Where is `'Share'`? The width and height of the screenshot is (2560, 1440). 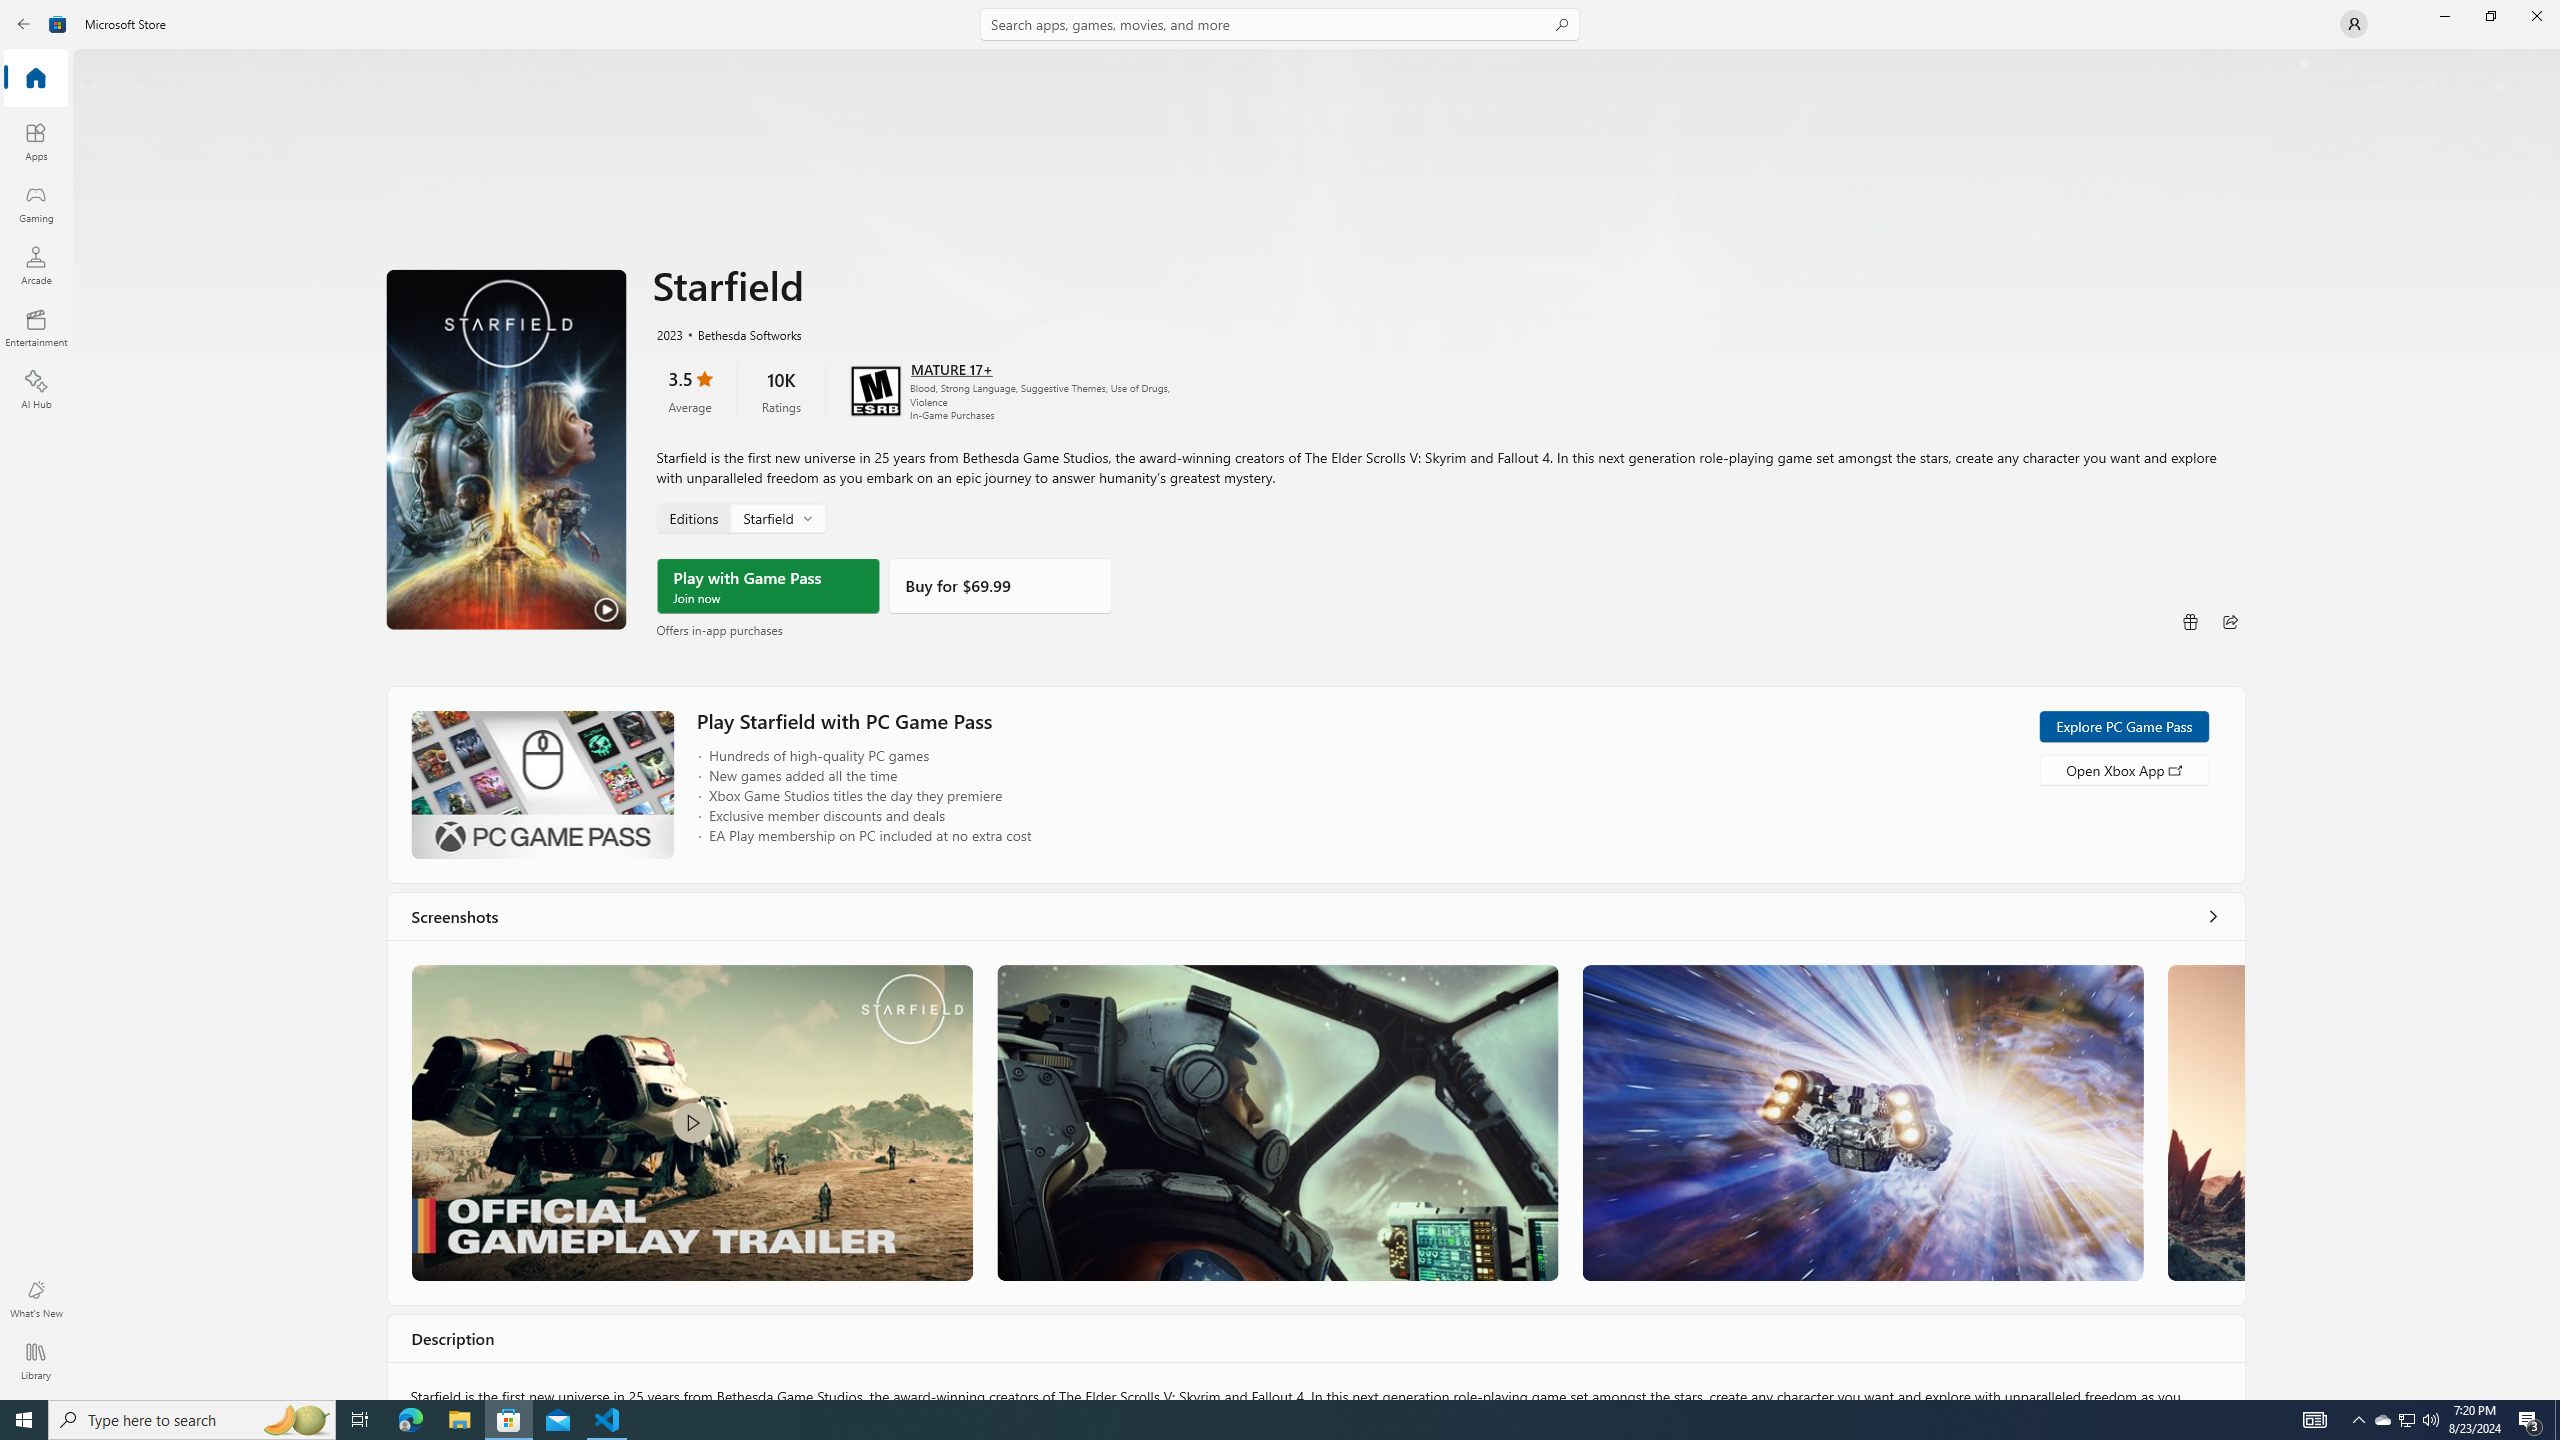 'Share' is located at coordinates (2229, 621).